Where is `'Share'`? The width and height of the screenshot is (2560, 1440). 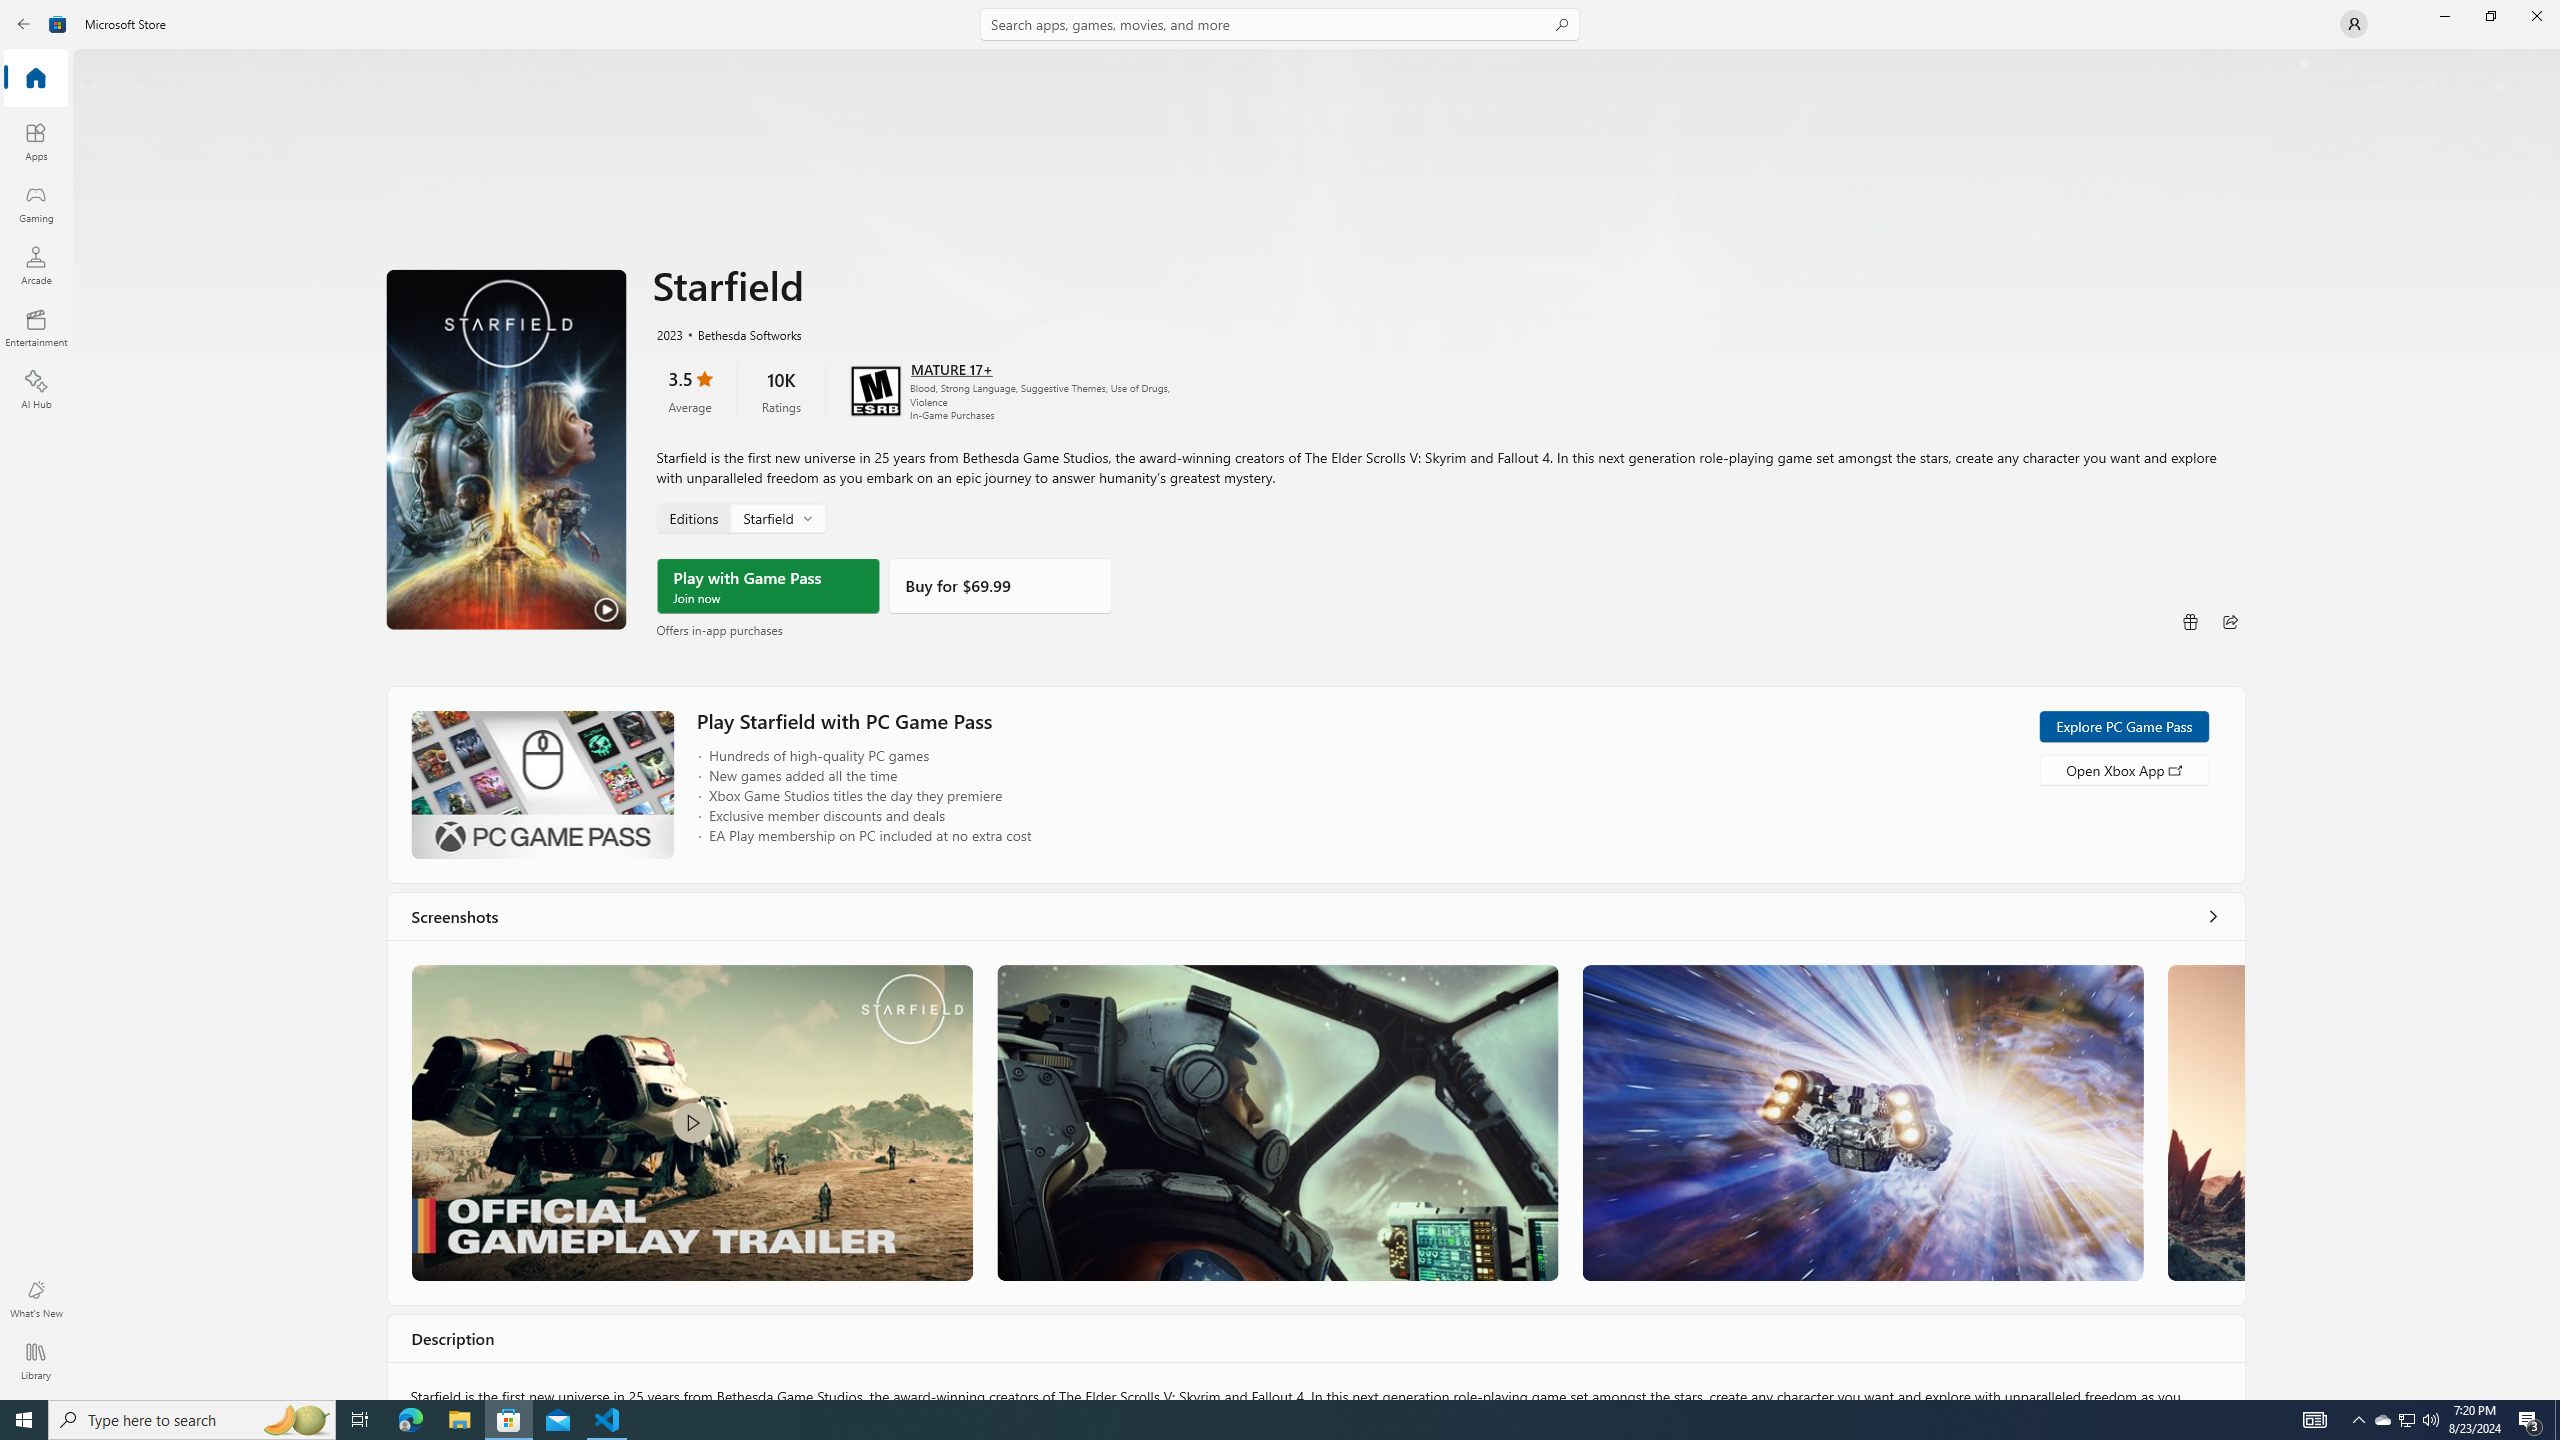 'Share' is located at coordinates (2229, 621).